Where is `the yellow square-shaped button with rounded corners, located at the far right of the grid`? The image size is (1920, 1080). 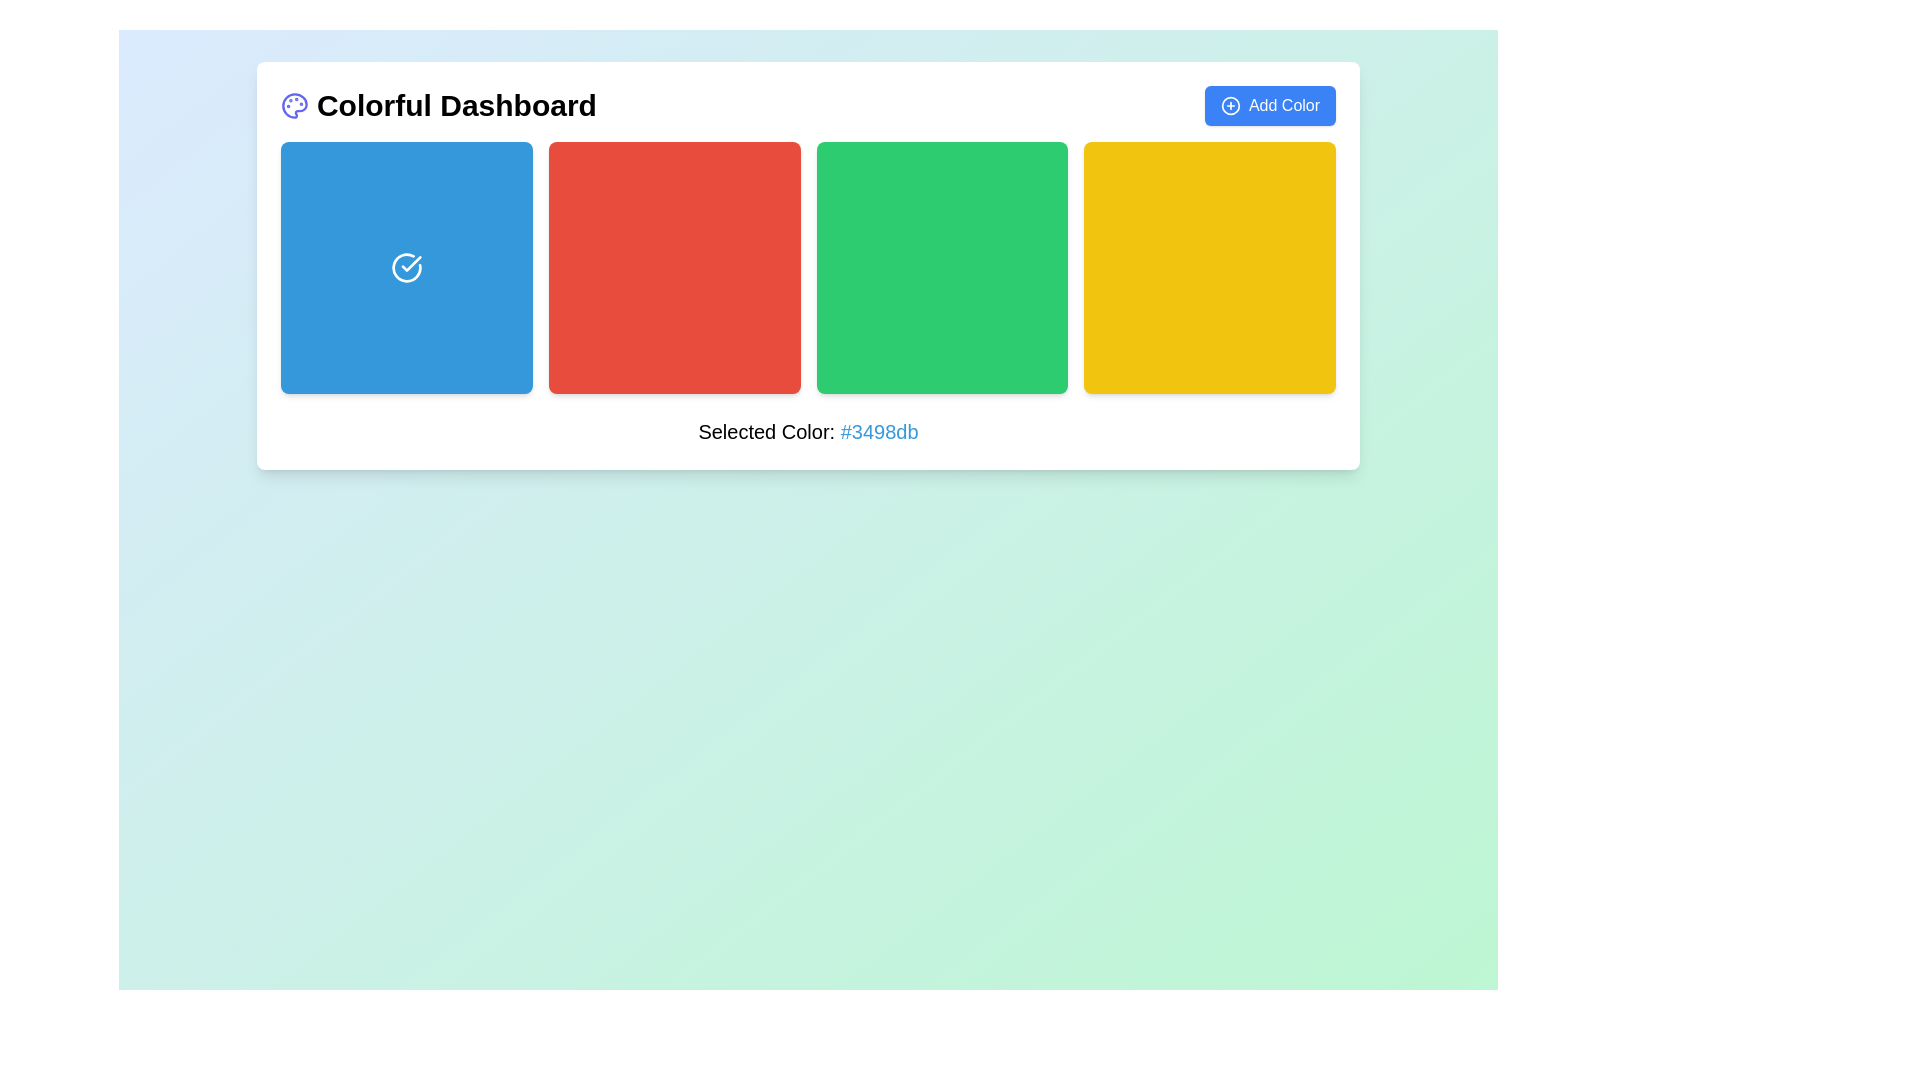
the yellow square-shaped button with rounded corners, located at the far right of the grid is located at coordinates (1209, 266).